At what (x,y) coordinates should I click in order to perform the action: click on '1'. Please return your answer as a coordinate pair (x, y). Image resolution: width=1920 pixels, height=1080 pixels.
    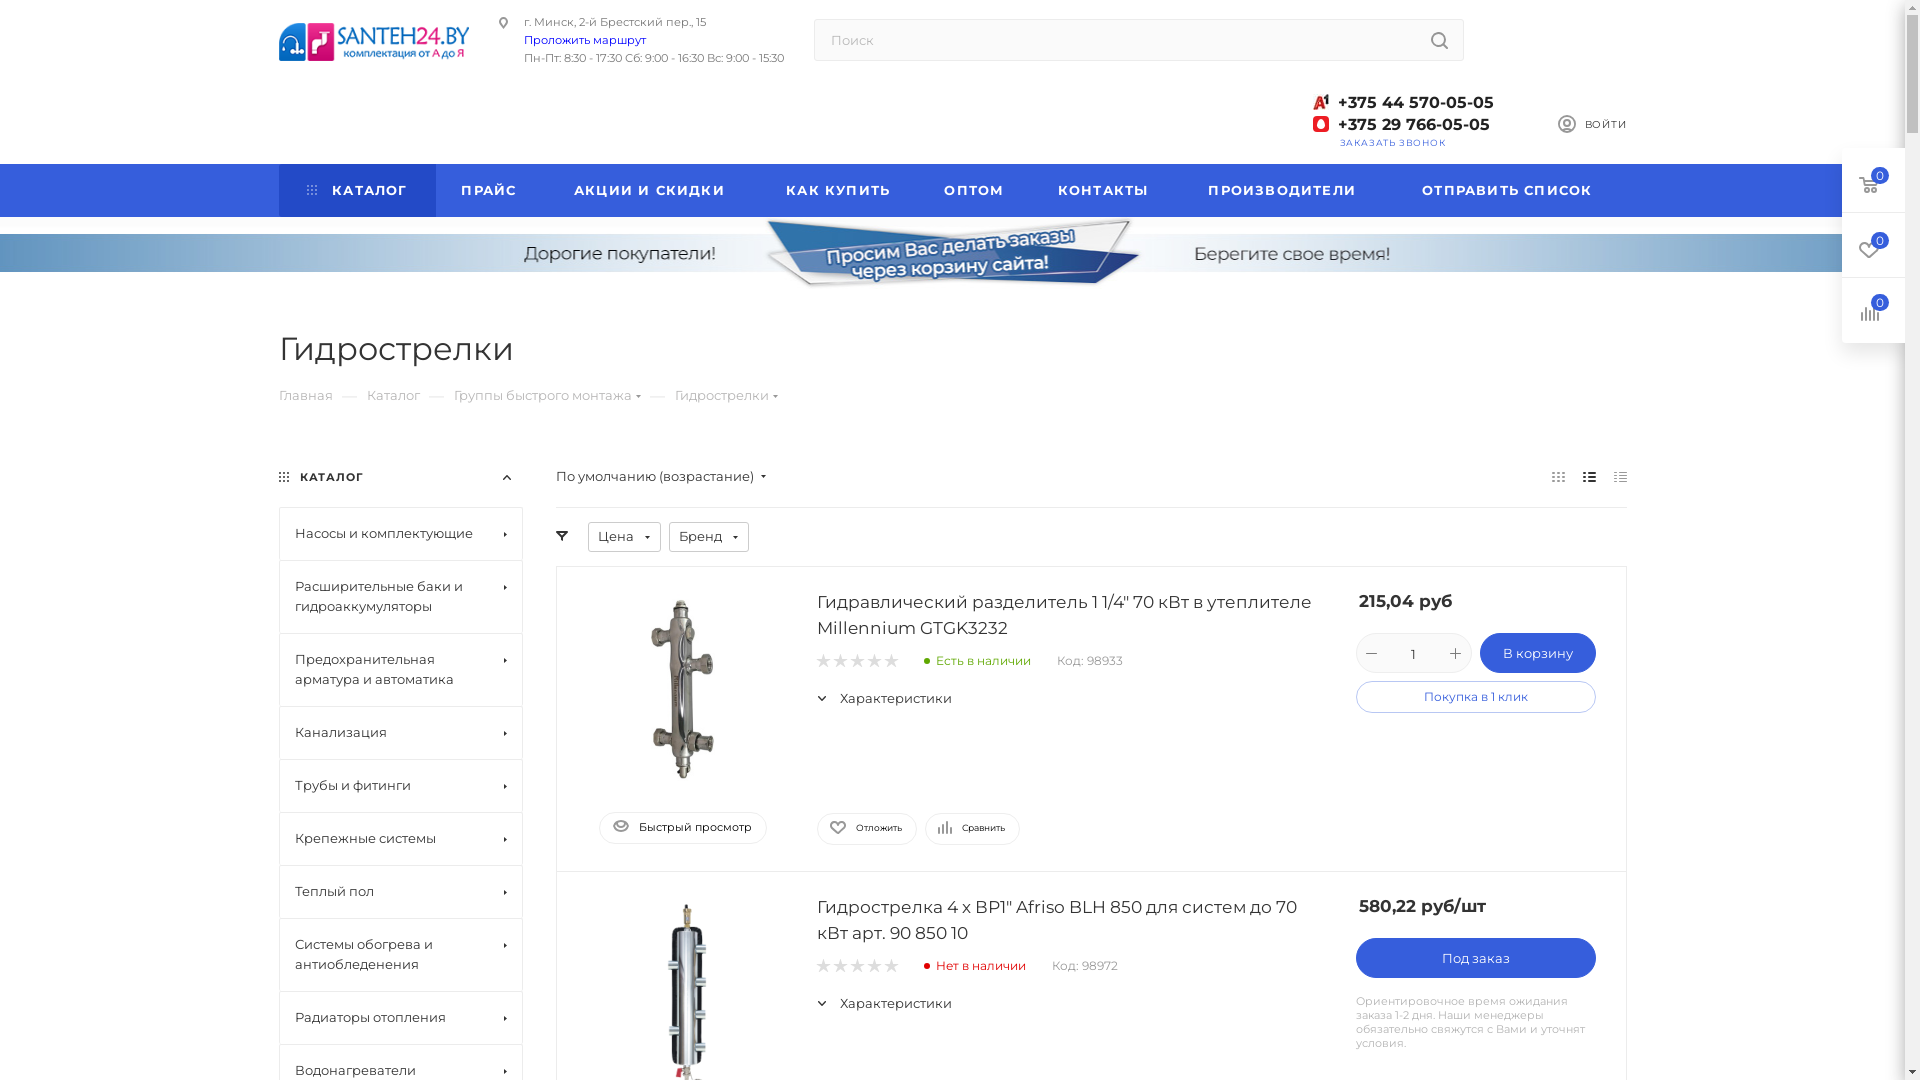
    Looking at the image, I should click on (822, 965).